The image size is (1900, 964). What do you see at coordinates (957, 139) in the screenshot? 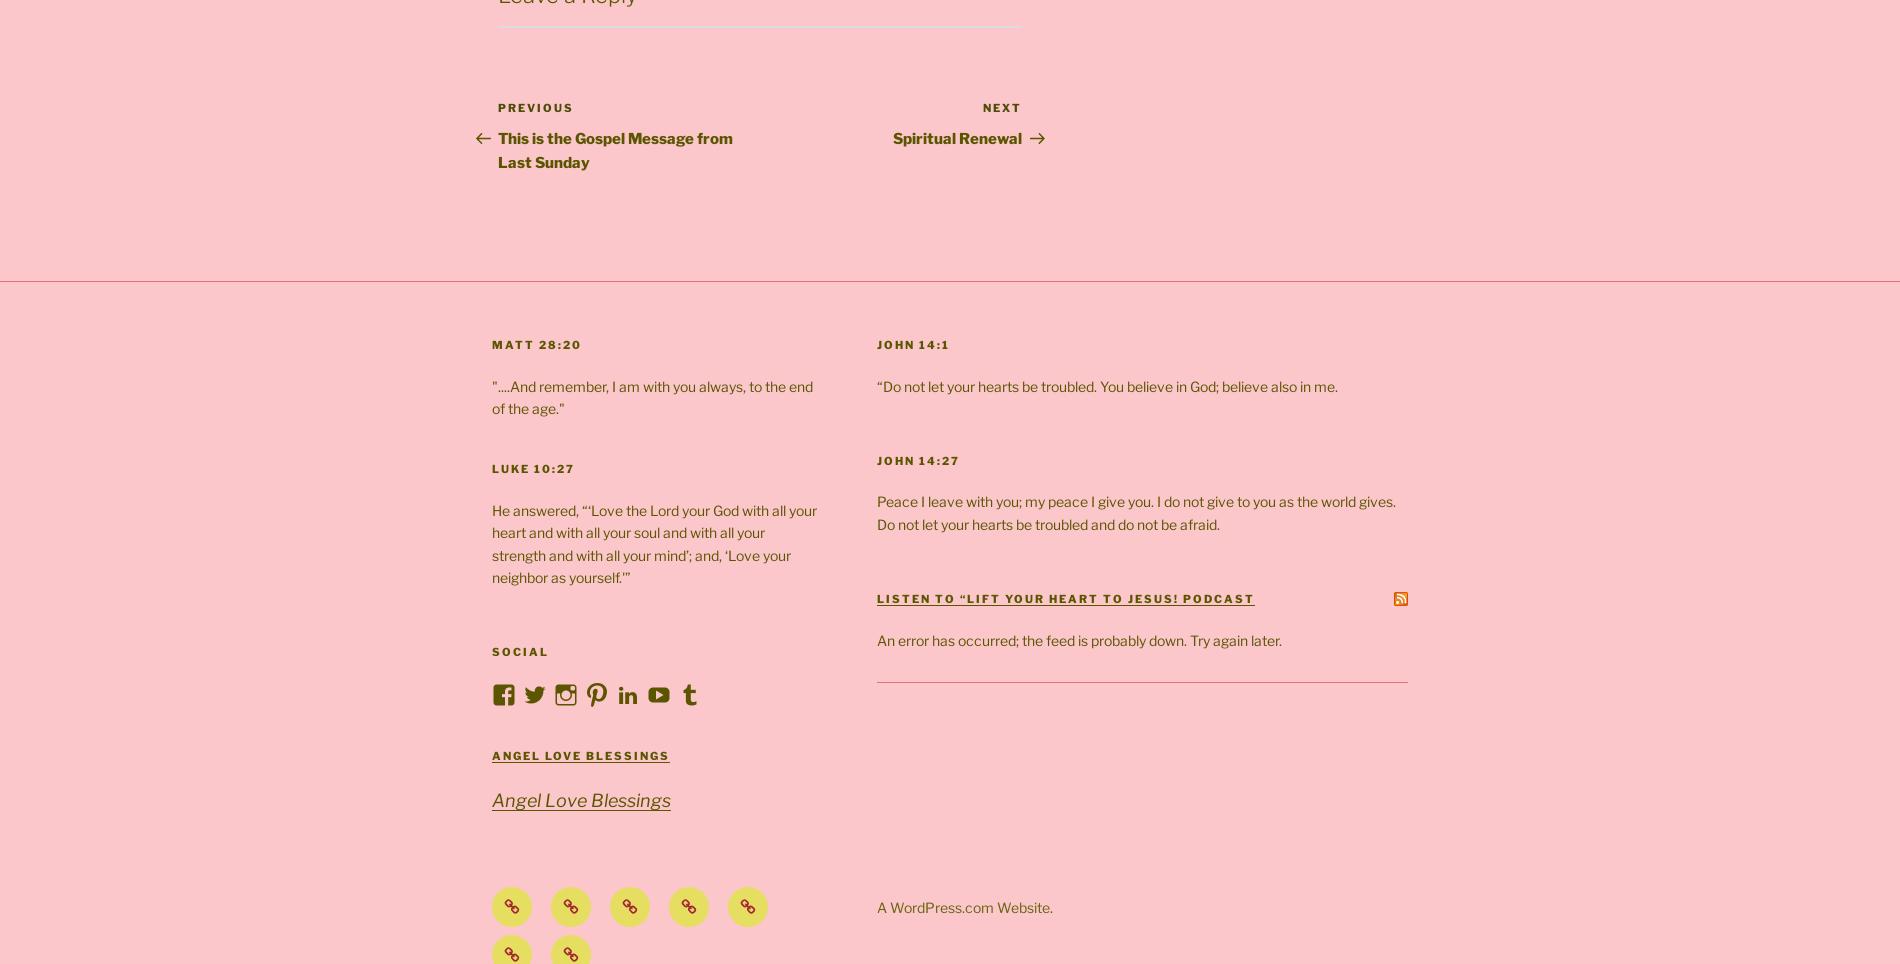
I see `'Spiritual Renewal'` at bounding box center [957, 139].